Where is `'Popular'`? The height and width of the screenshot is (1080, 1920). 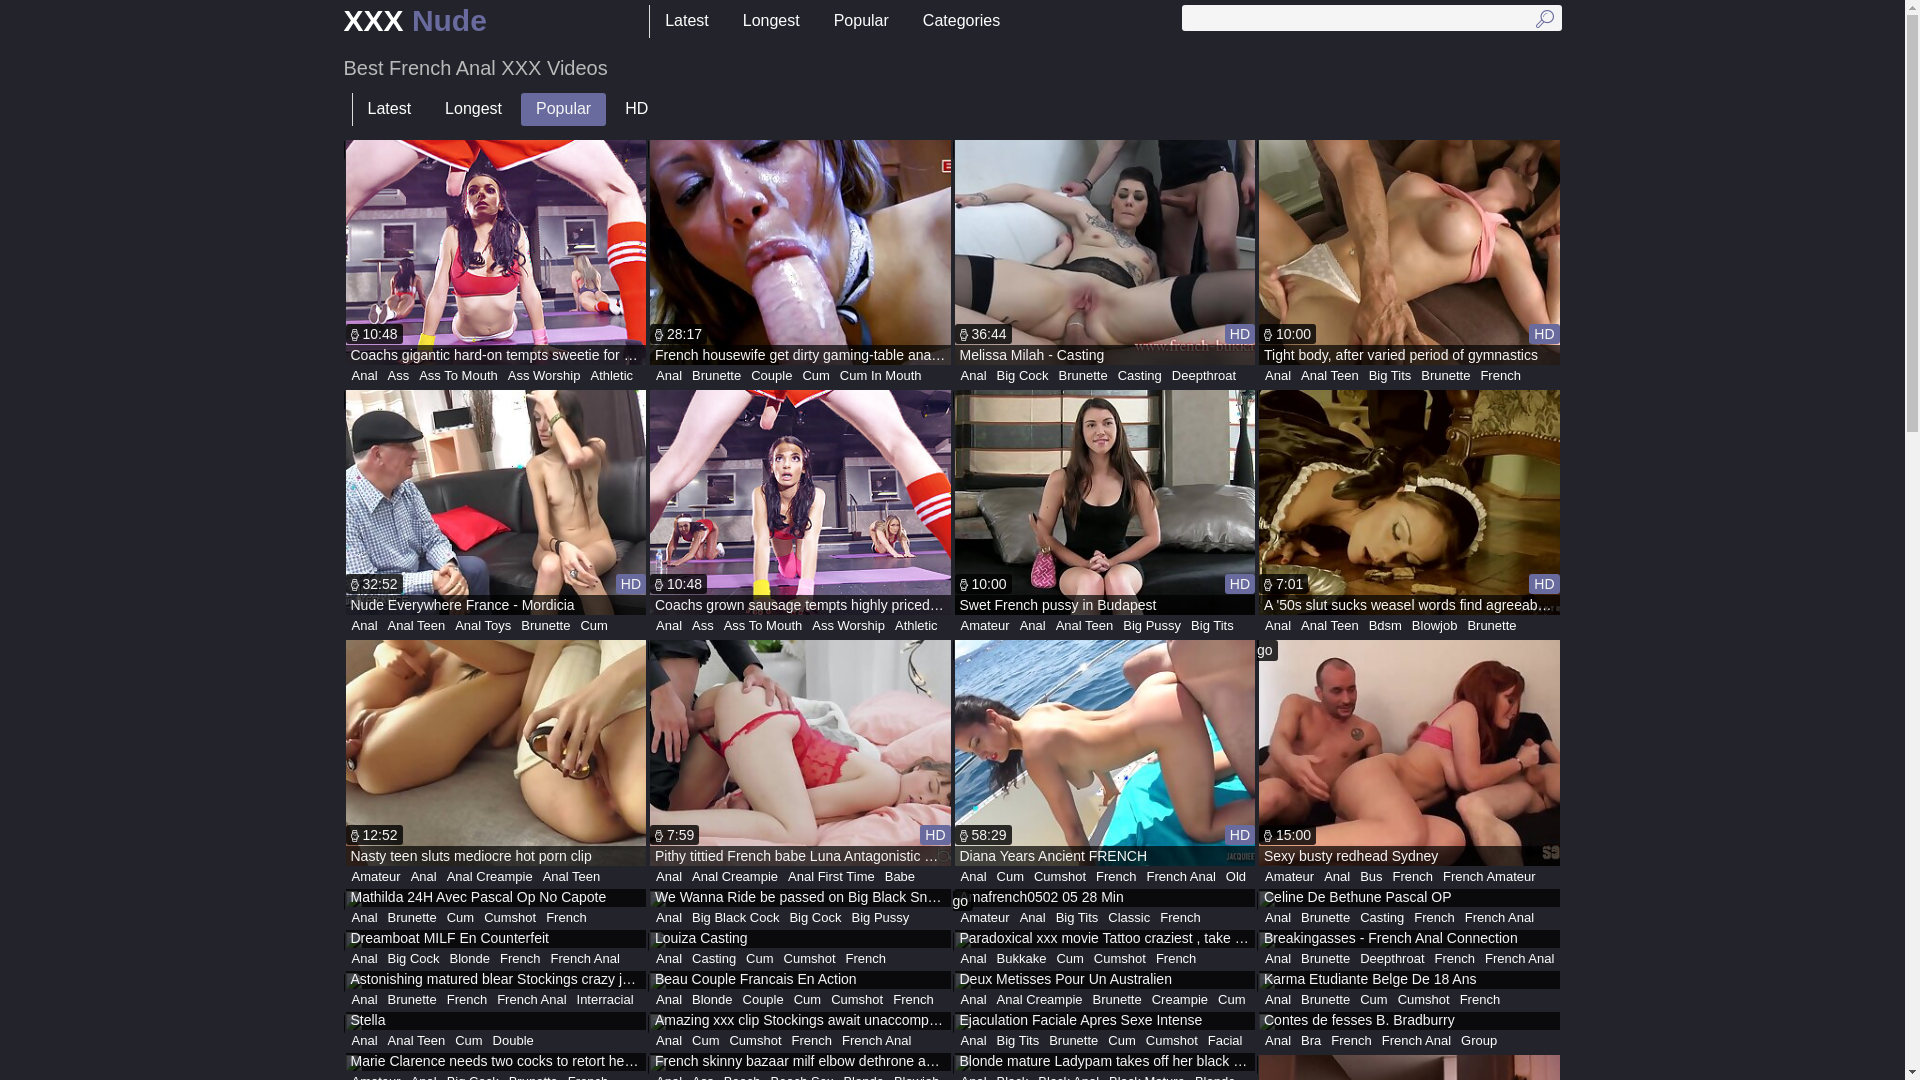 'Popular' is located at coordinates (562, 109).